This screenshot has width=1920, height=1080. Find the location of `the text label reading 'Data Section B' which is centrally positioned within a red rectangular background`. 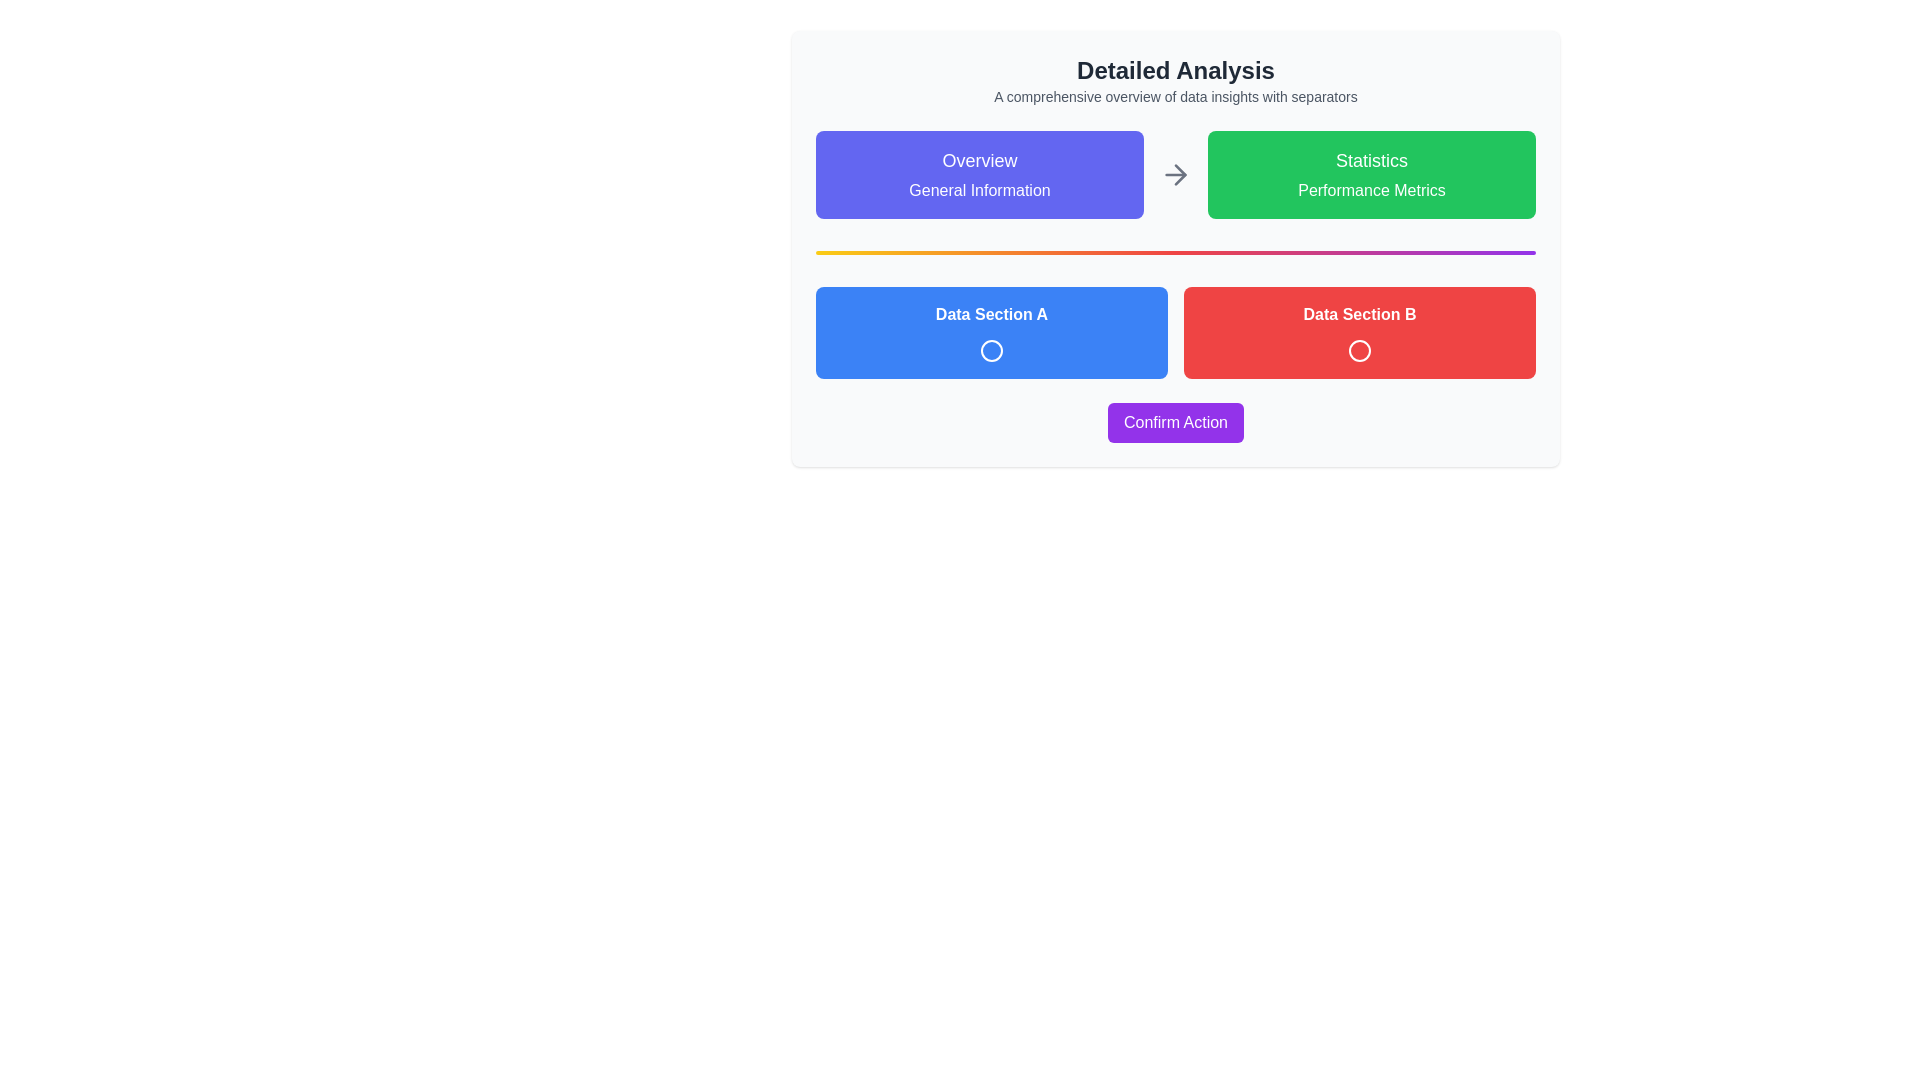

the text label reading 'Data Section B' which is centrally positioned within a red rectangular background is located at coordinates (1359, 315).